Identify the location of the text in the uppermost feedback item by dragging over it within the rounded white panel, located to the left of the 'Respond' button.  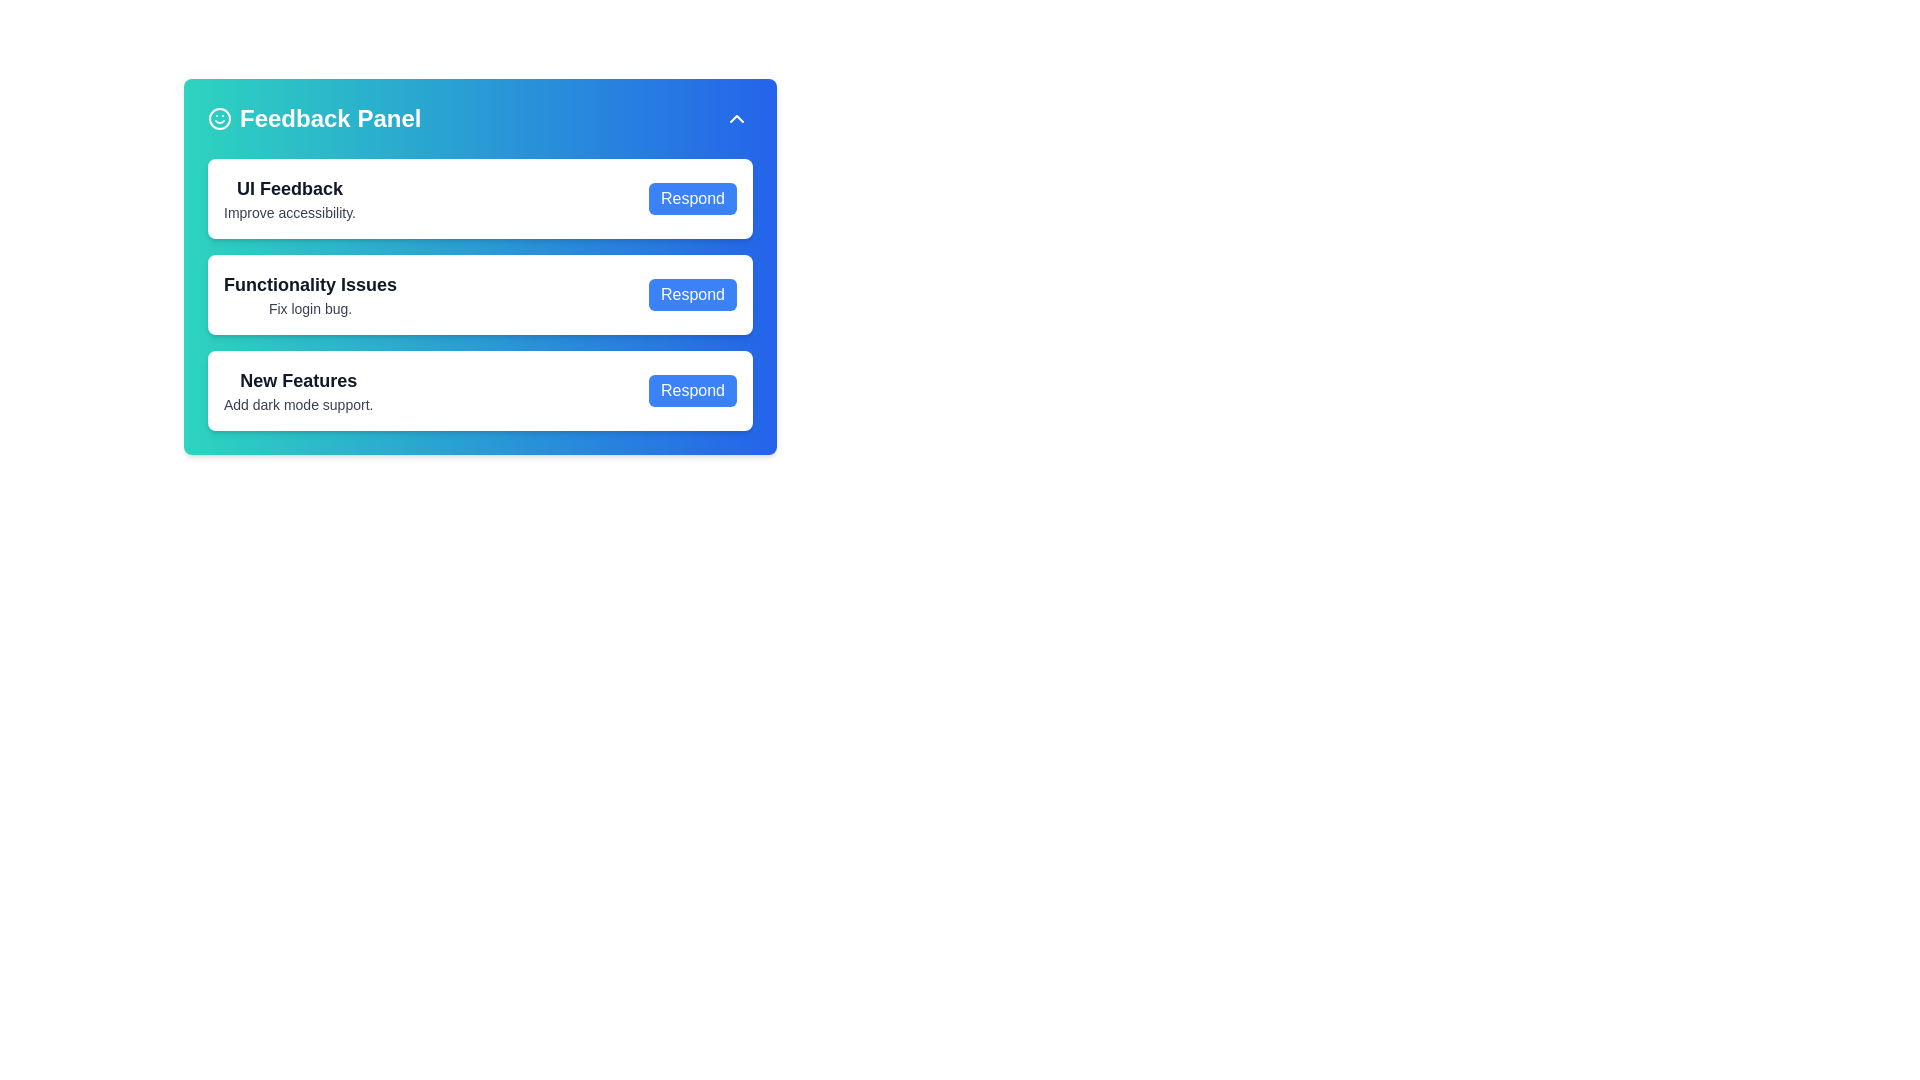
(288, 199).